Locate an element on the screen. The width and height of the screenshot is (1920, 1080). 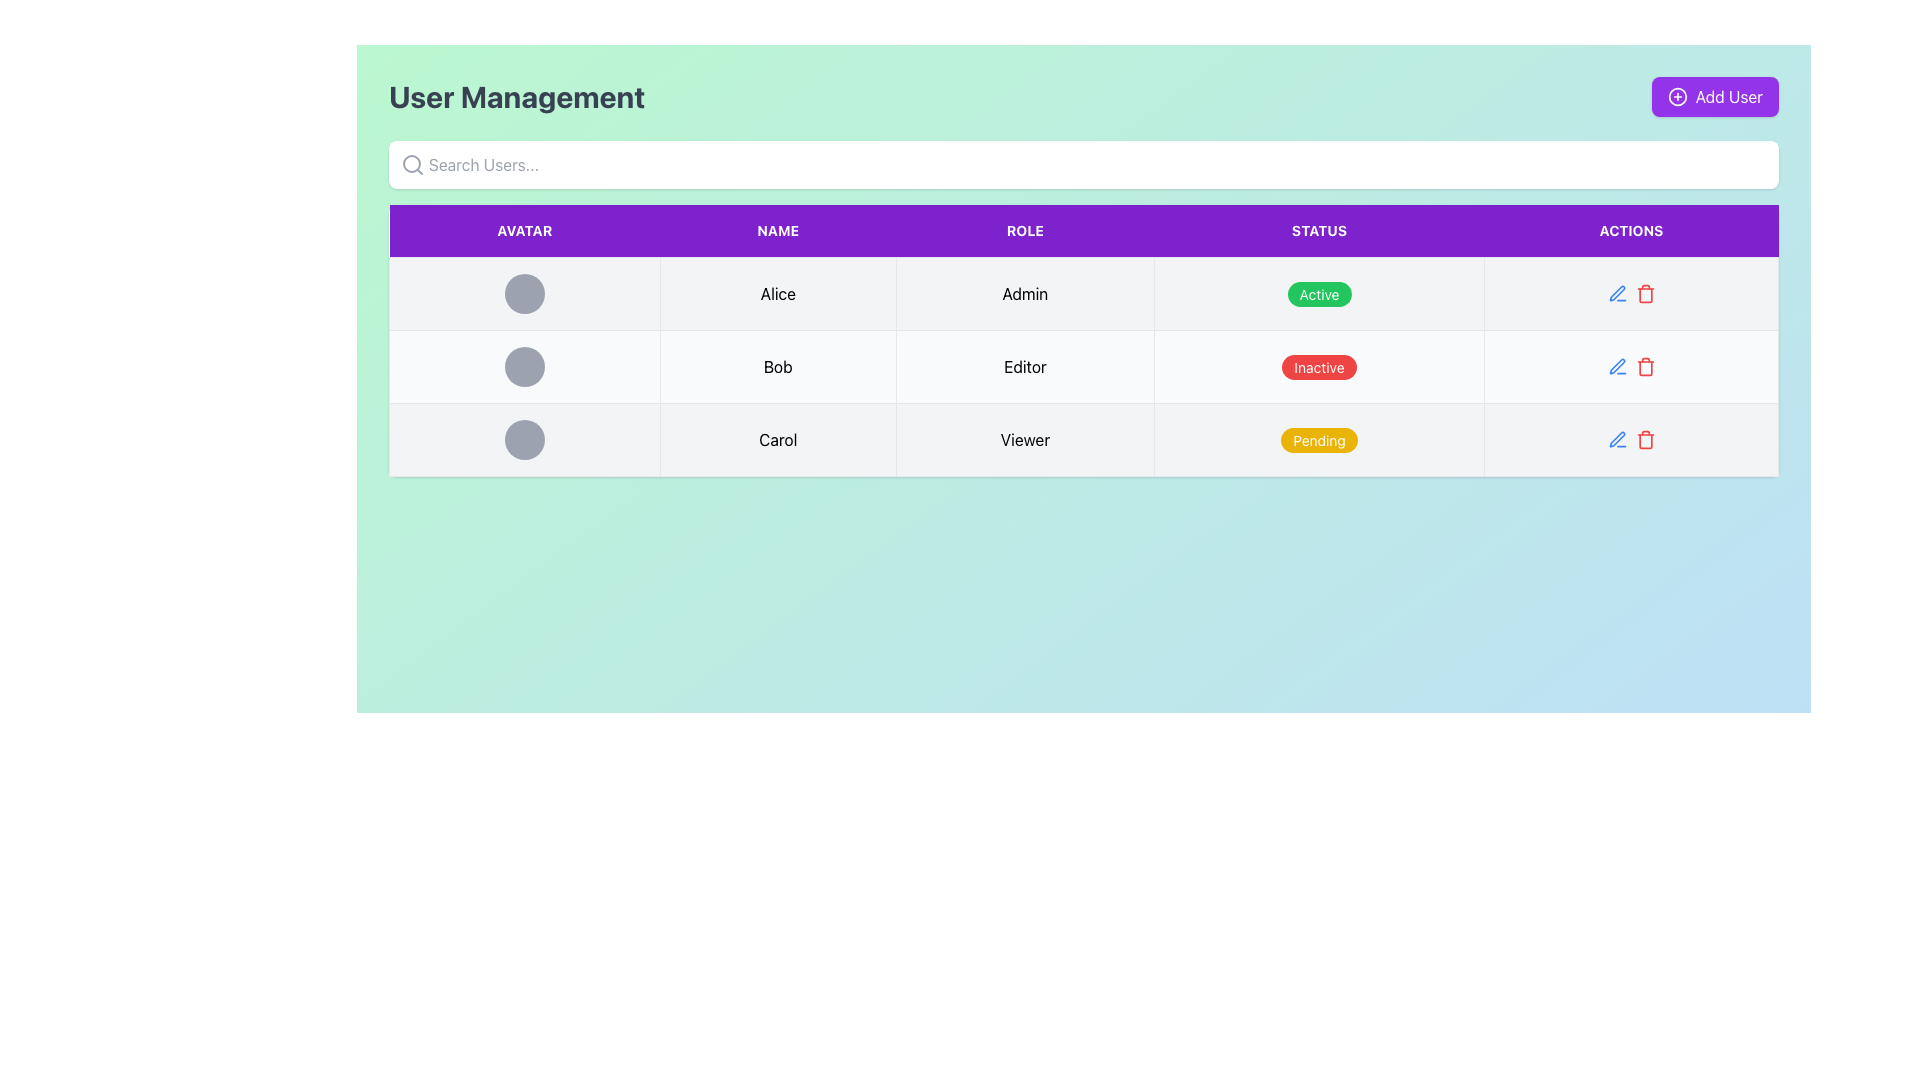
the circular graphical placeholder or avatar display located in the first cell under the 'Avatar' column of the user management table is located at coordinates (524, 293).